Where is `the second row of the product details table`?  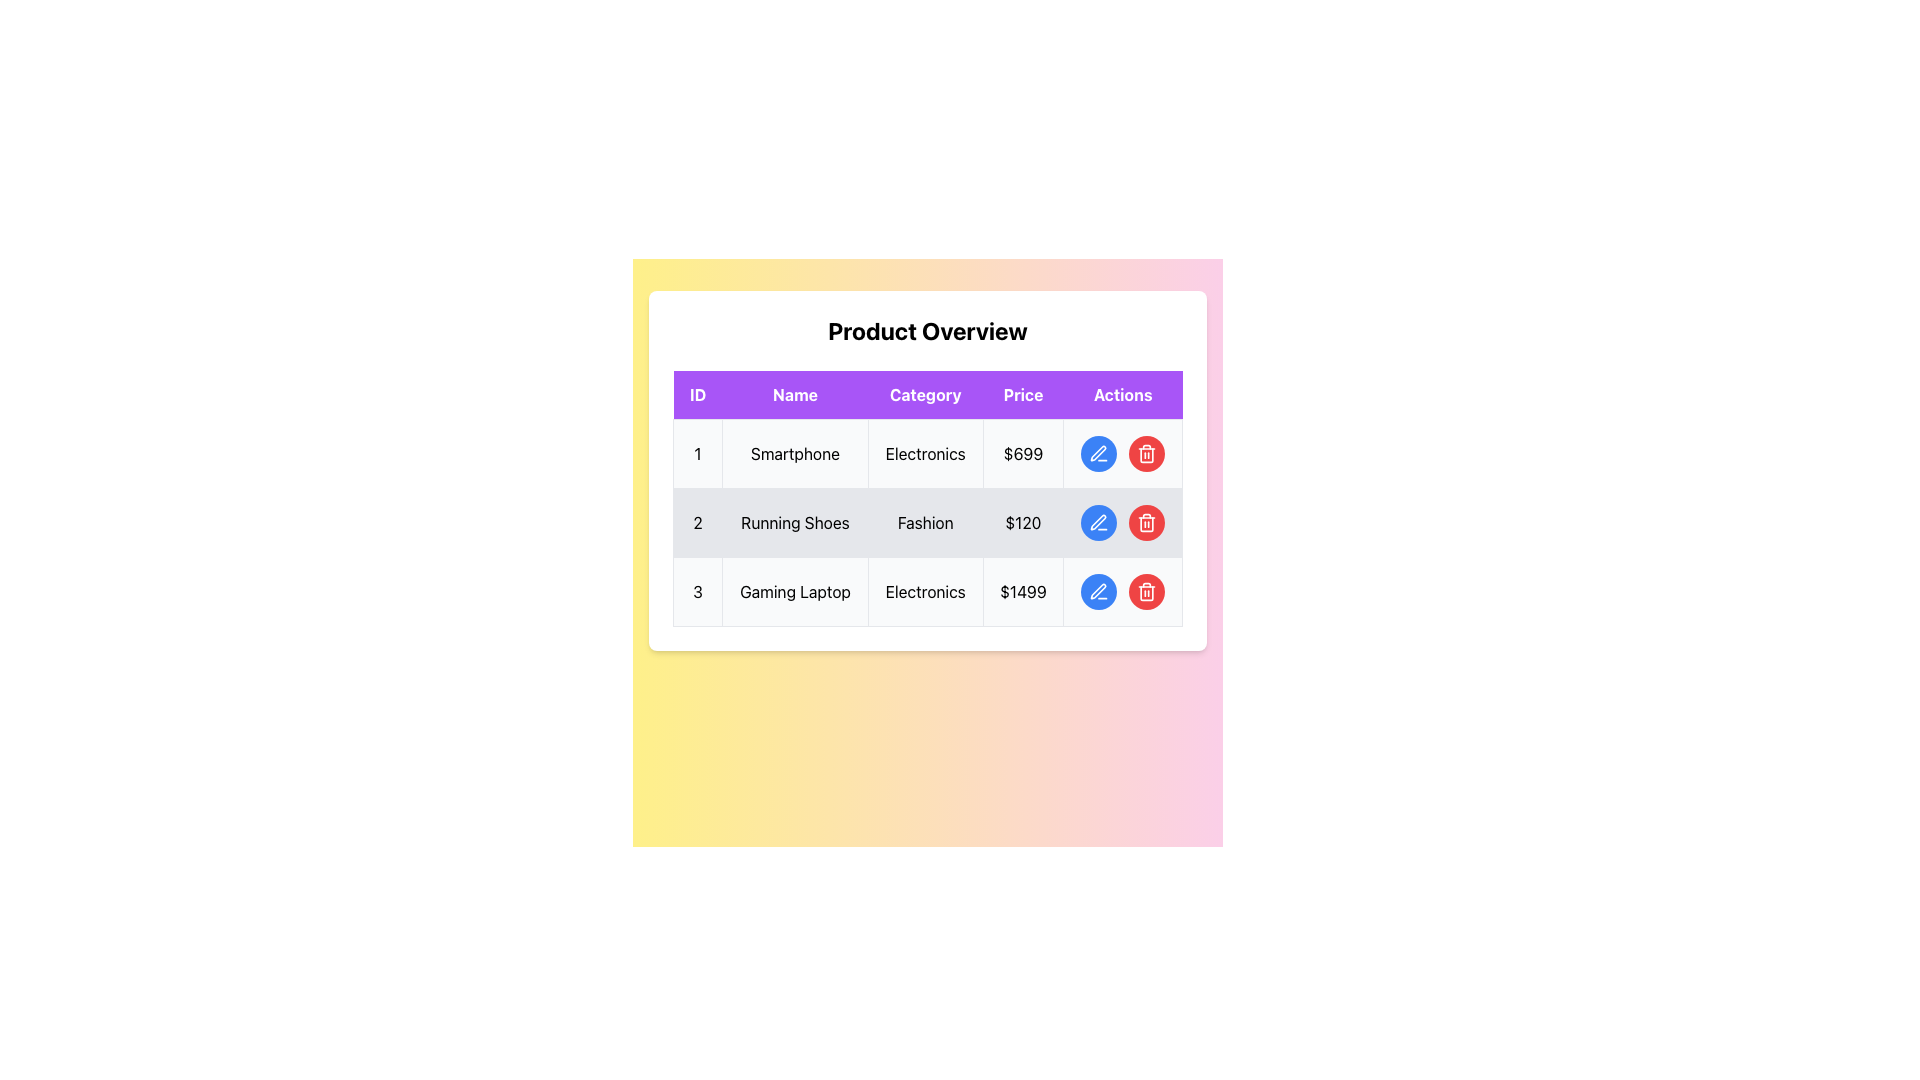 the second row of the product details table is located at coordinates (926, 522).